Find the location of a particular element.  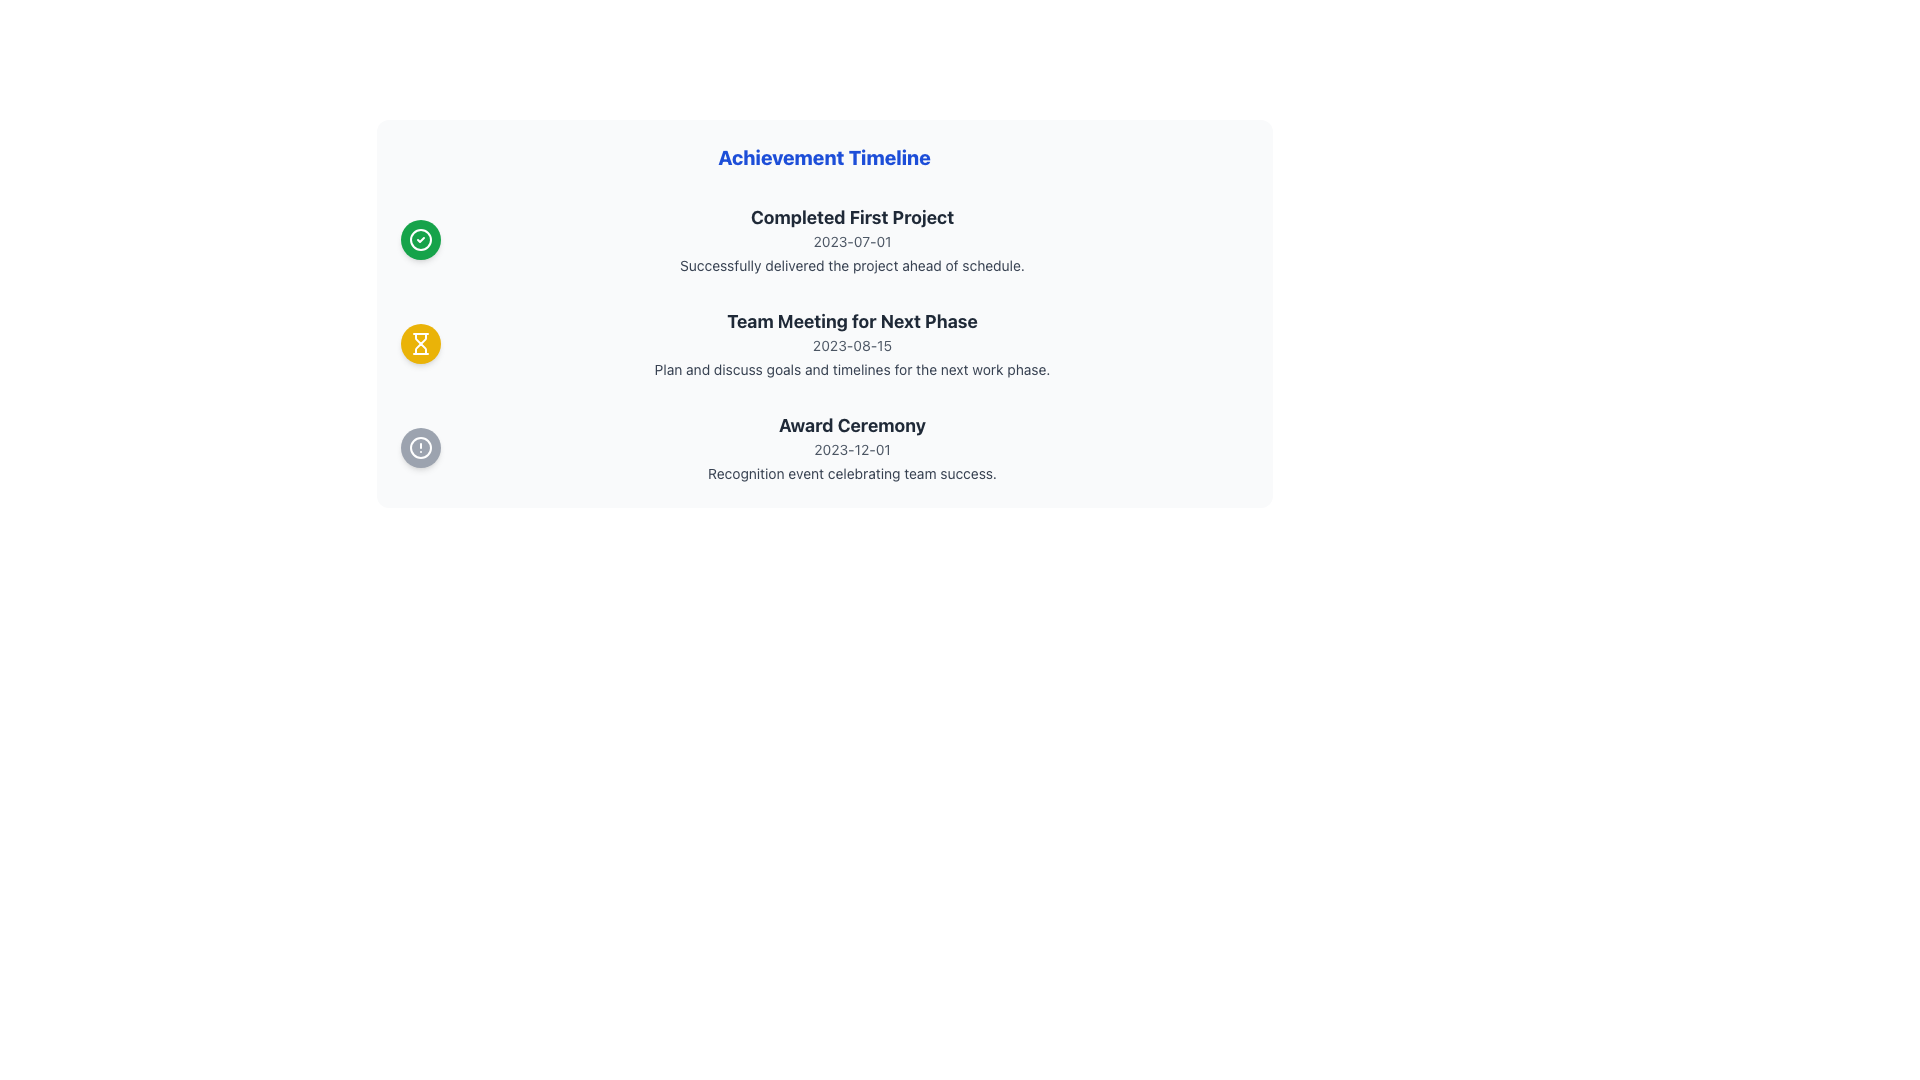

header text element that serves as a title for the recognition event, positioned centrally above the date and description is located at coordinates (852, 424).